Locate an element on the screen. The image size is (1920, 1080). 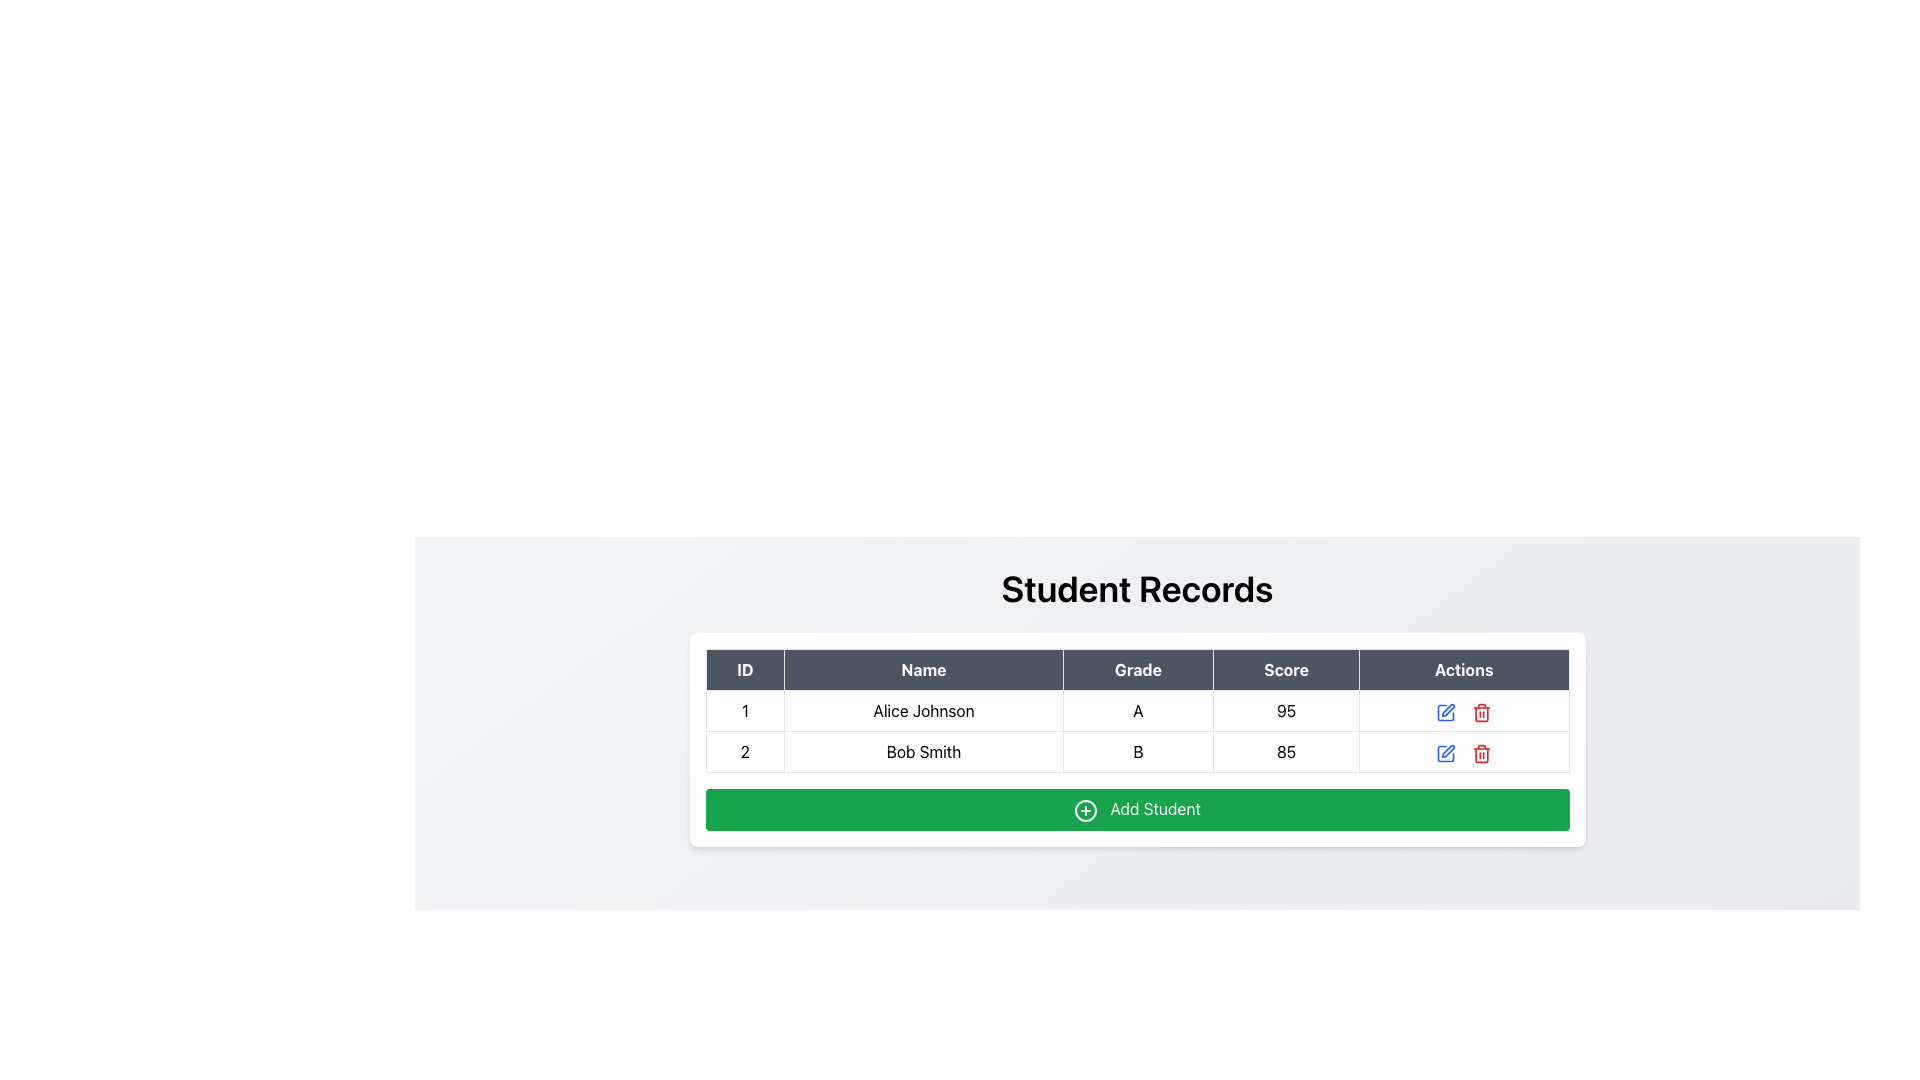
the first cell in the first row of the table displaying the number '1' in bold black font is located at coordinates (744, 709).